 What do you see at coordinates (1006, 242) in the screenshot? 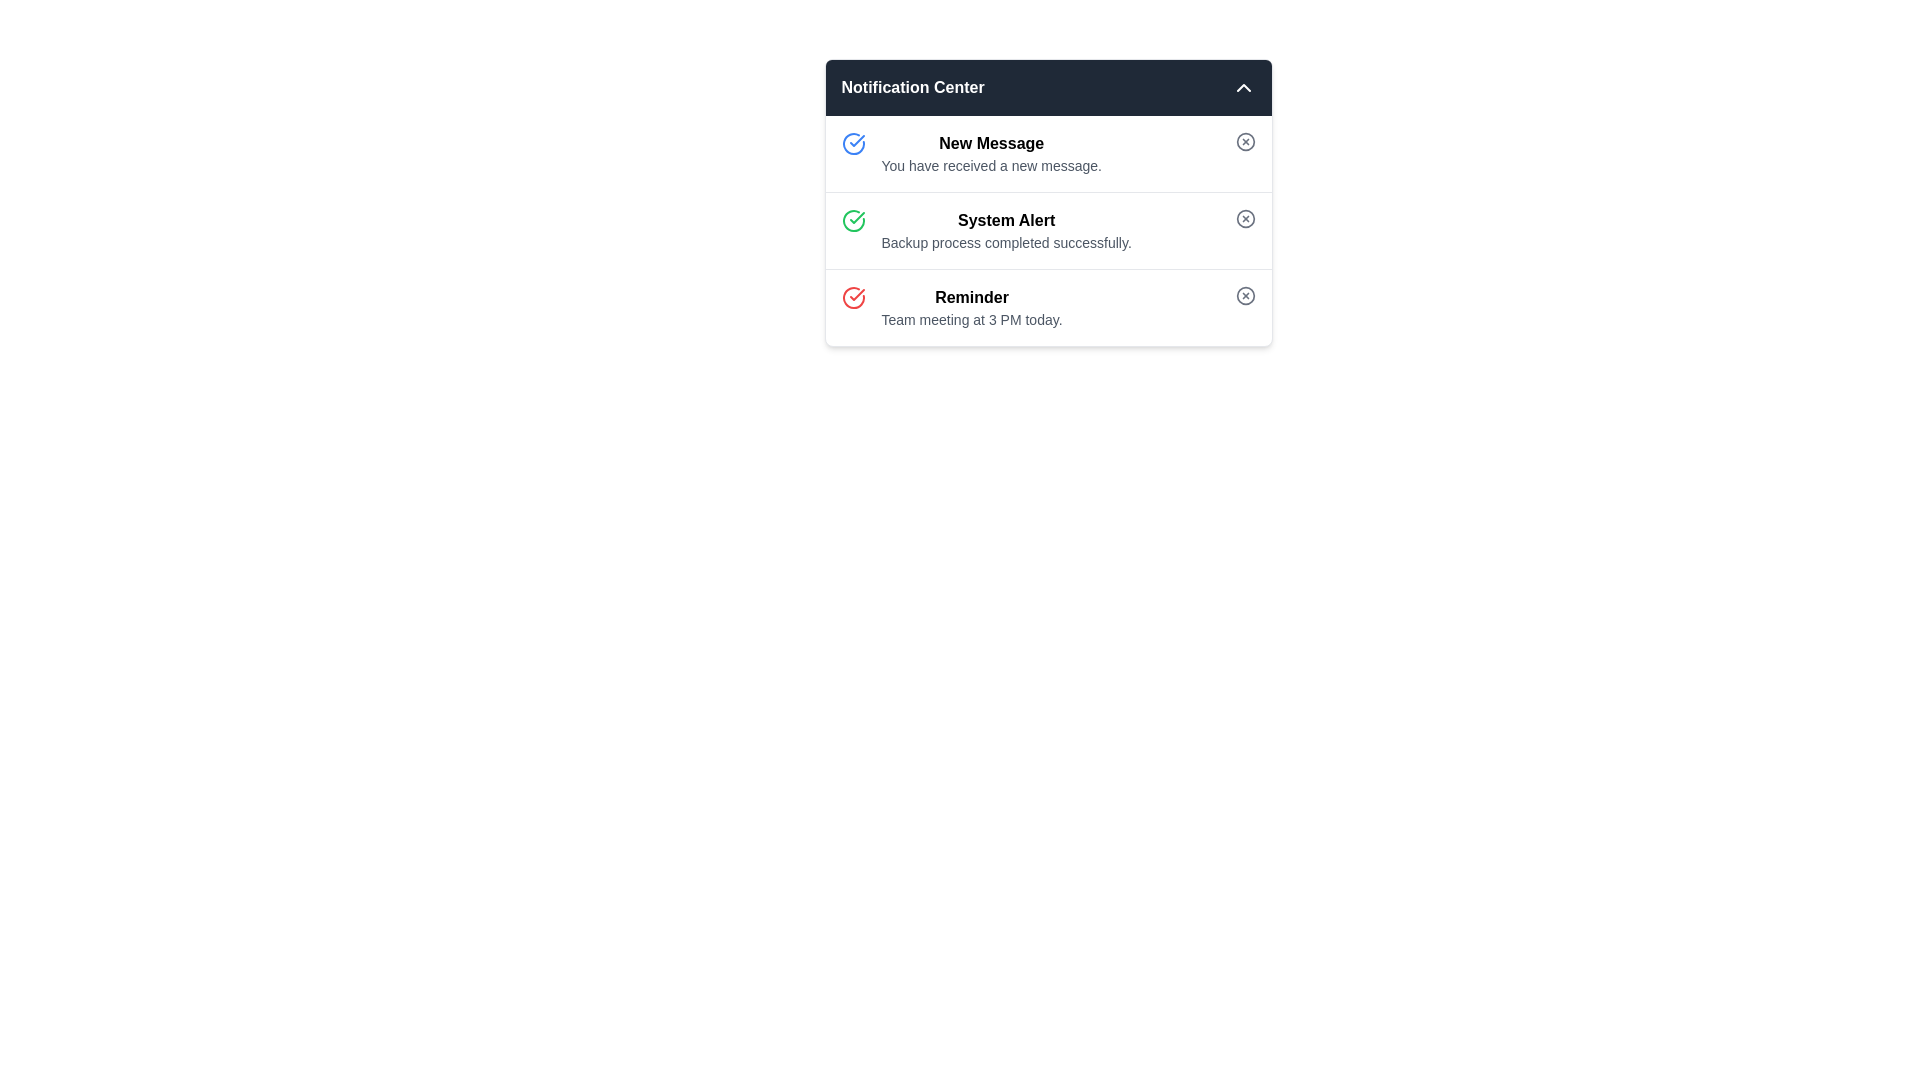
I see `the second text line under the 'System Alert' header in the Notification Center that indicates a successful backup process` at bounding box center [1006, 242].